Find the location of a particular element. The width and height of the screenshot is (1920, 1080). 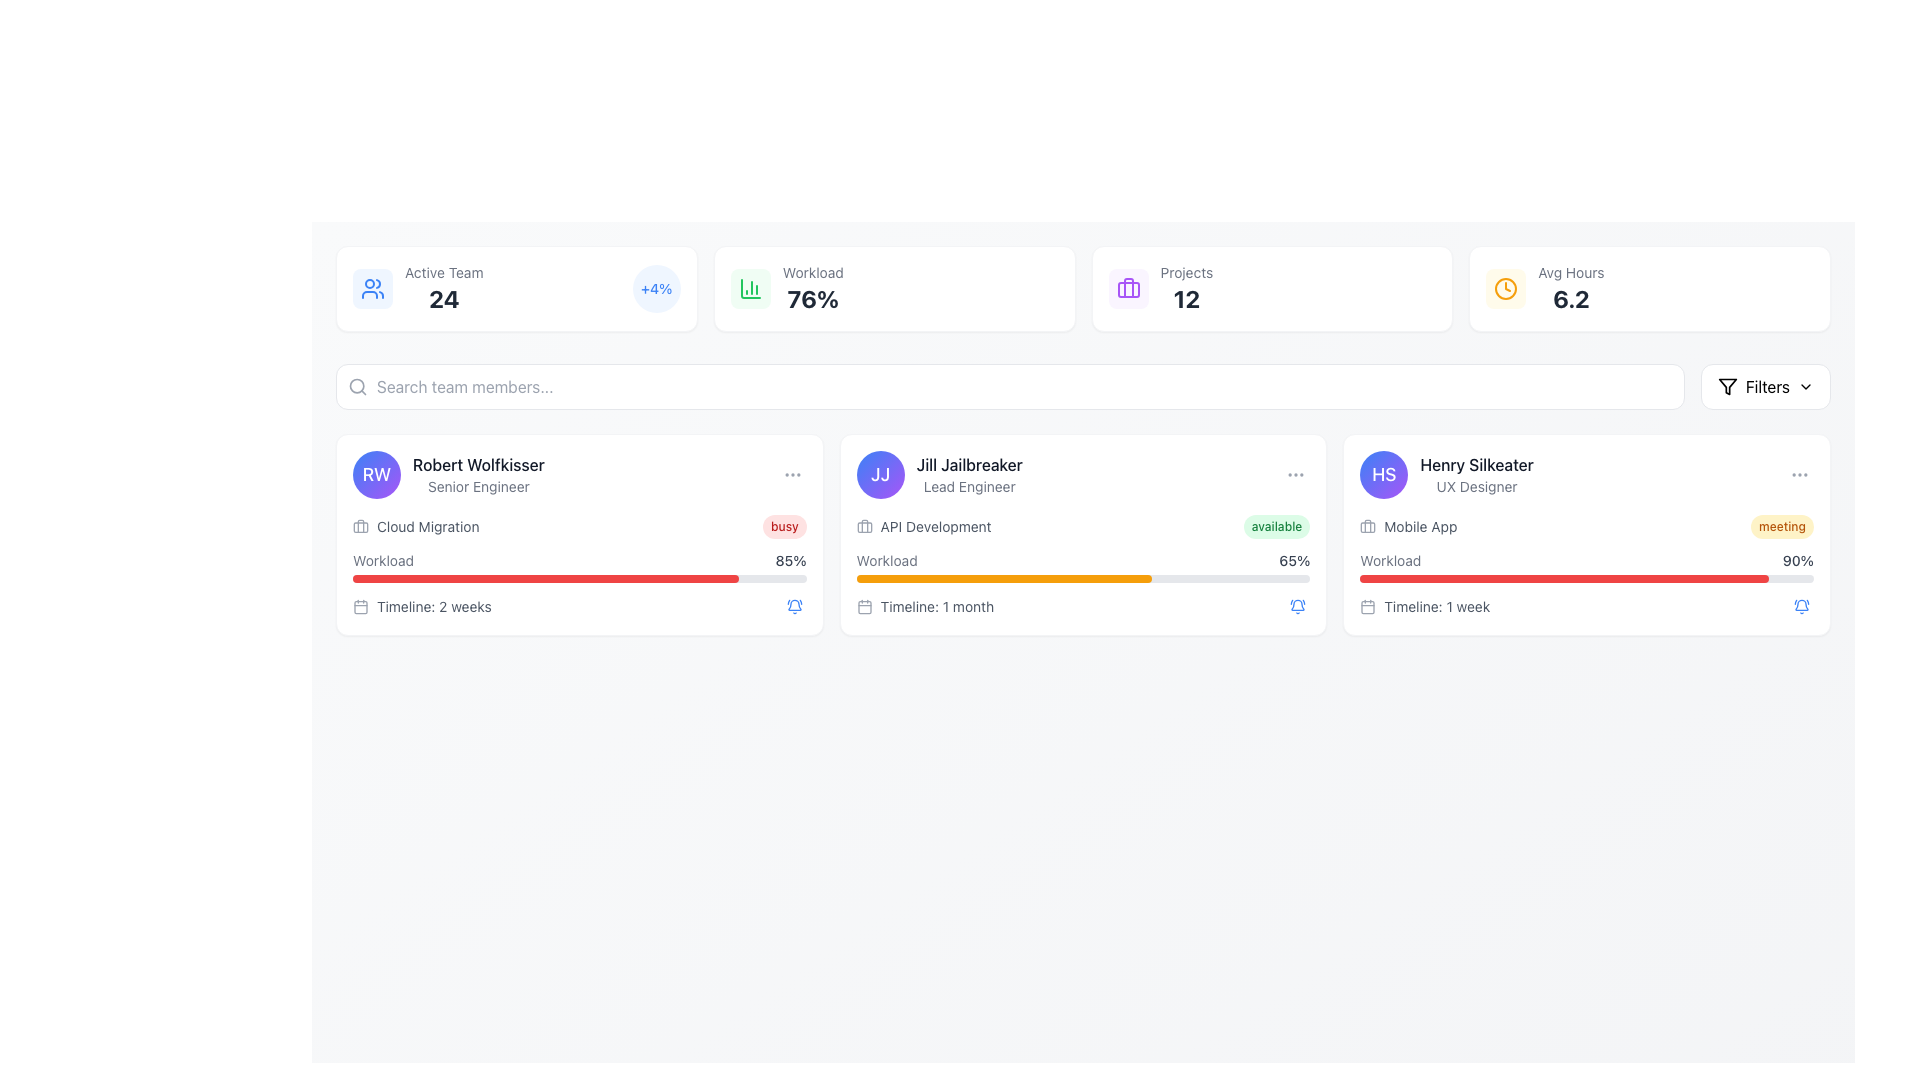

the text label displaying 'API Development' which is styled in gray and located in the card for 'Jill Jailbreaker' is located at coordinates (935, 526).